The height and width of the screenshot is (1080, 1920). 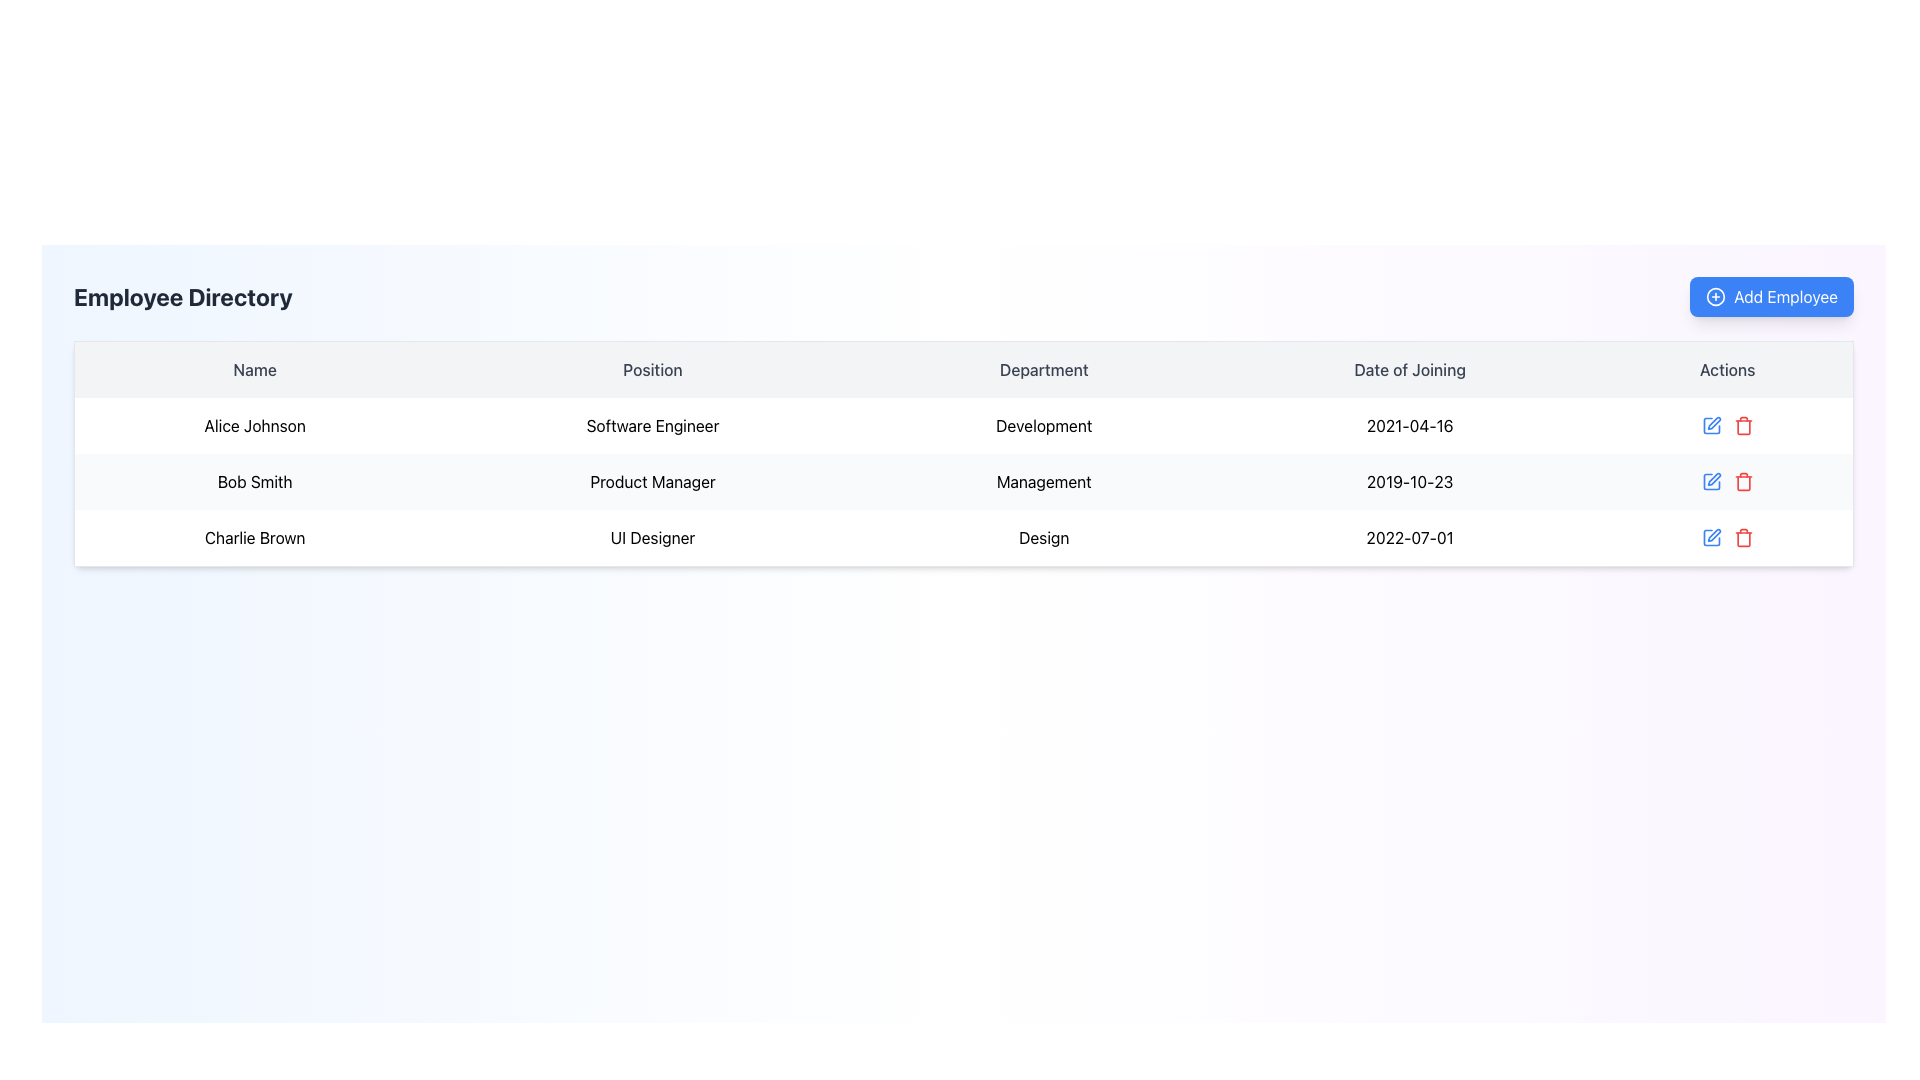 What do you see at coordinates (1742, 482) in the screenshot?
I see `the red trash can icon for Bob Smith` at bounding box center [1742, 482].